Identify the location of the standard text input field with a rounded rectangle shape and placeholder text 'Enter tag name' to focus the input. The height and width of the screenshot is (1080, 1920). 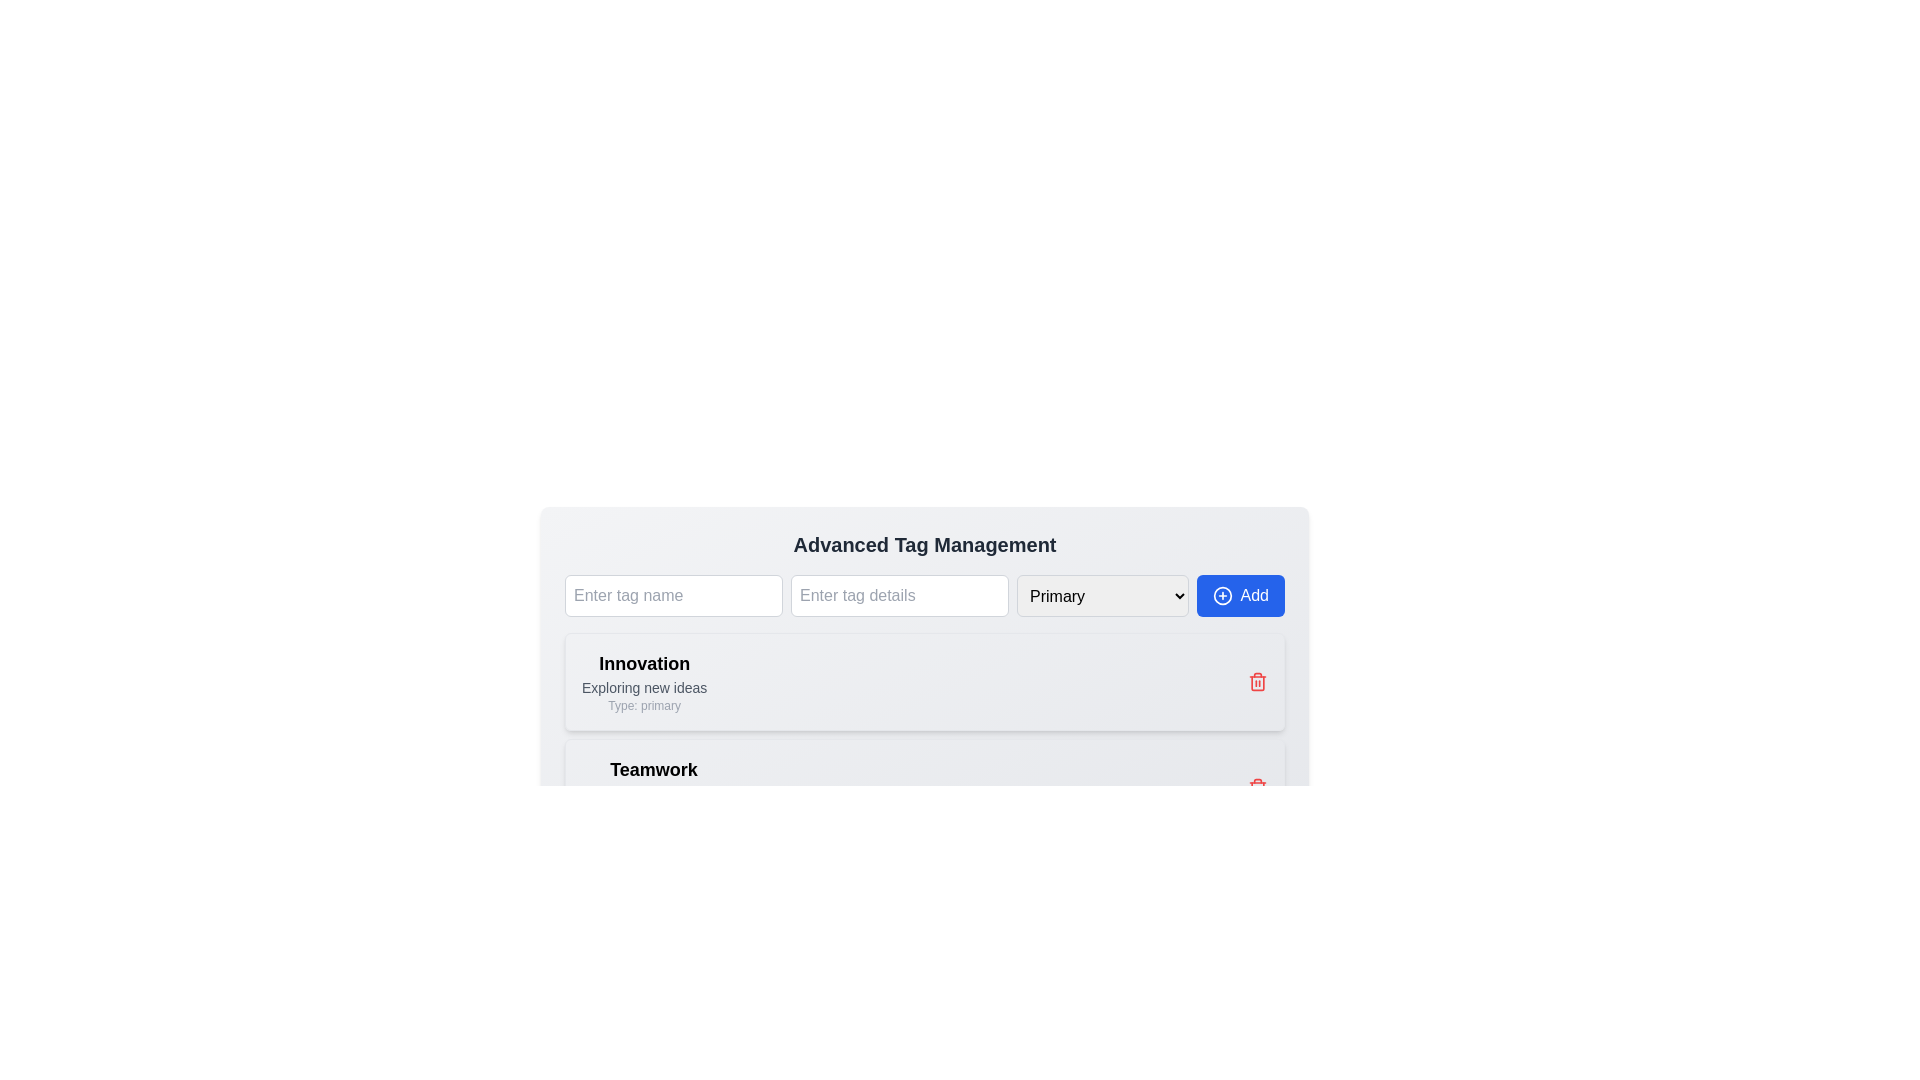
(673, 595).